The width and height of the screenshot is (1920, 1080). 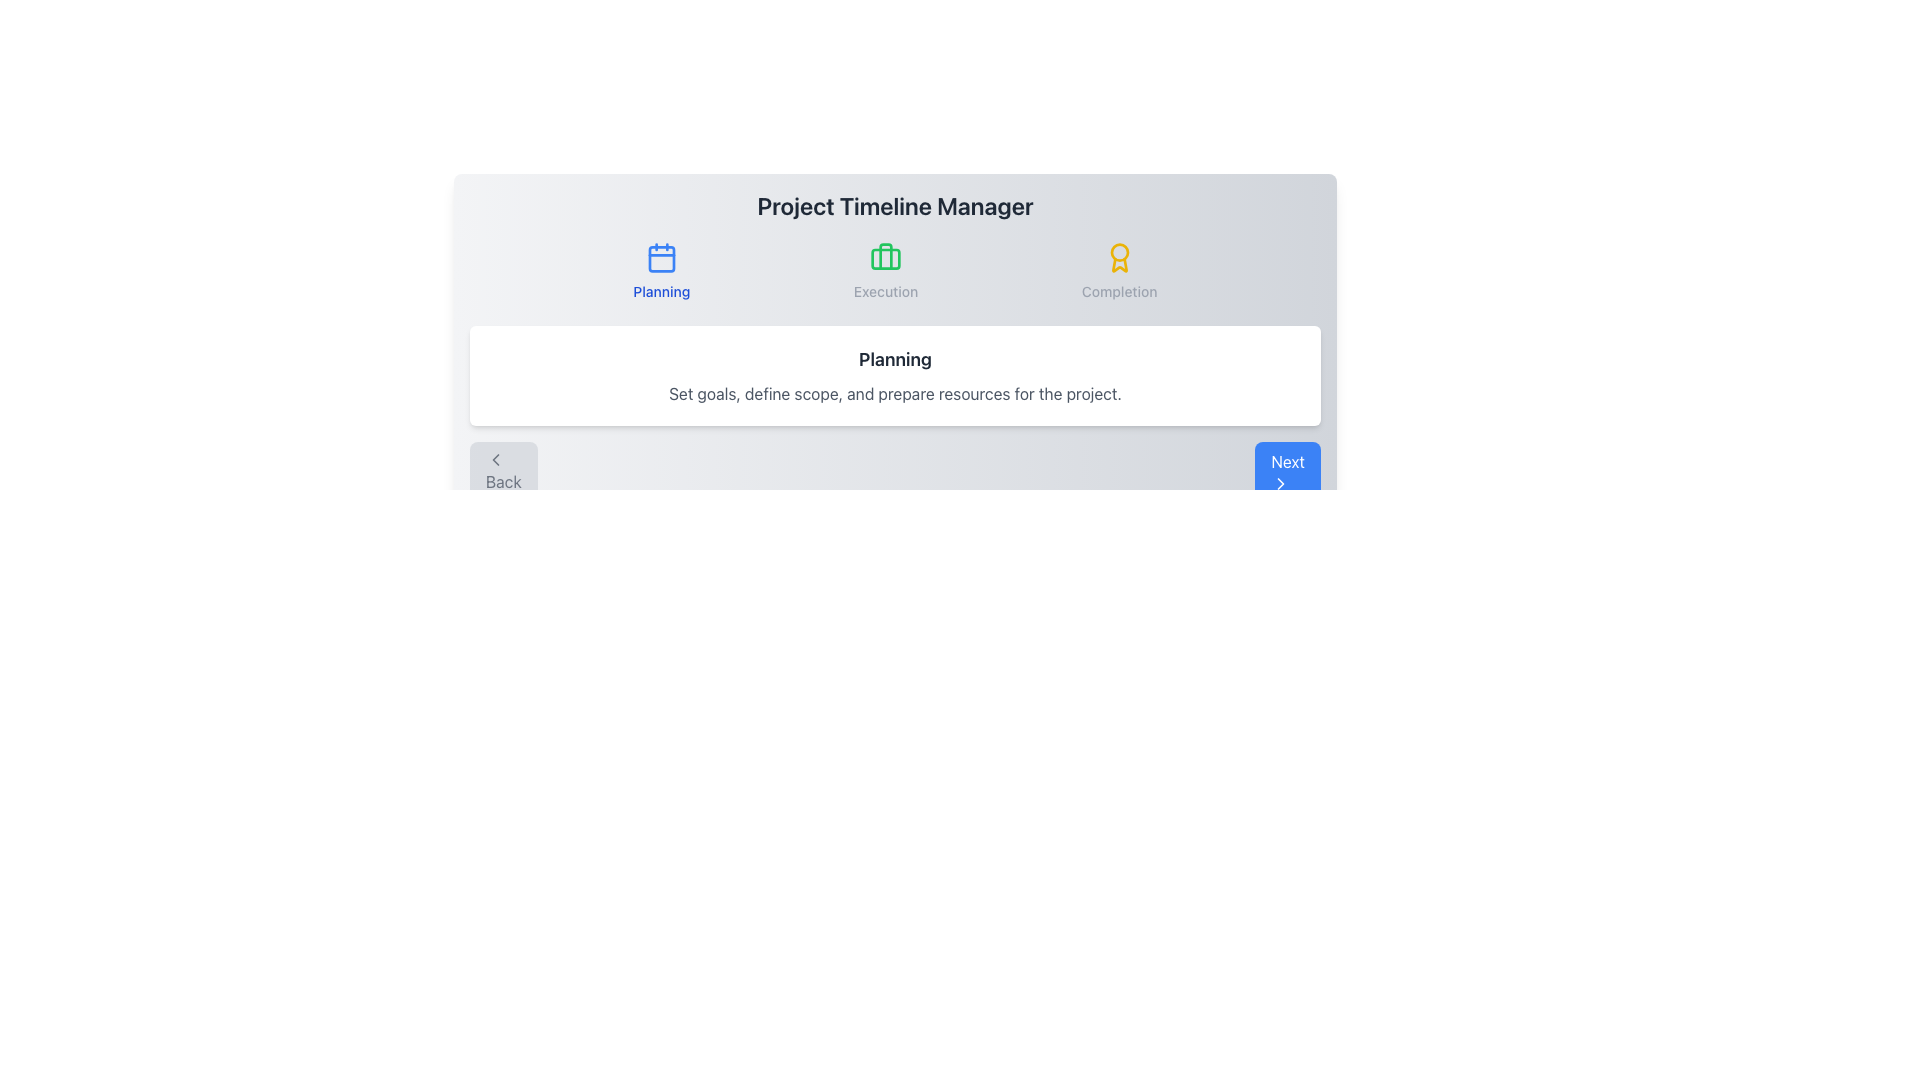 I want to click on the text label displaying 'Set goals, define scope, and prepare resources for the project.' which is positioned below the title 'Planning' in a gray font, so click(x=894, y=393).